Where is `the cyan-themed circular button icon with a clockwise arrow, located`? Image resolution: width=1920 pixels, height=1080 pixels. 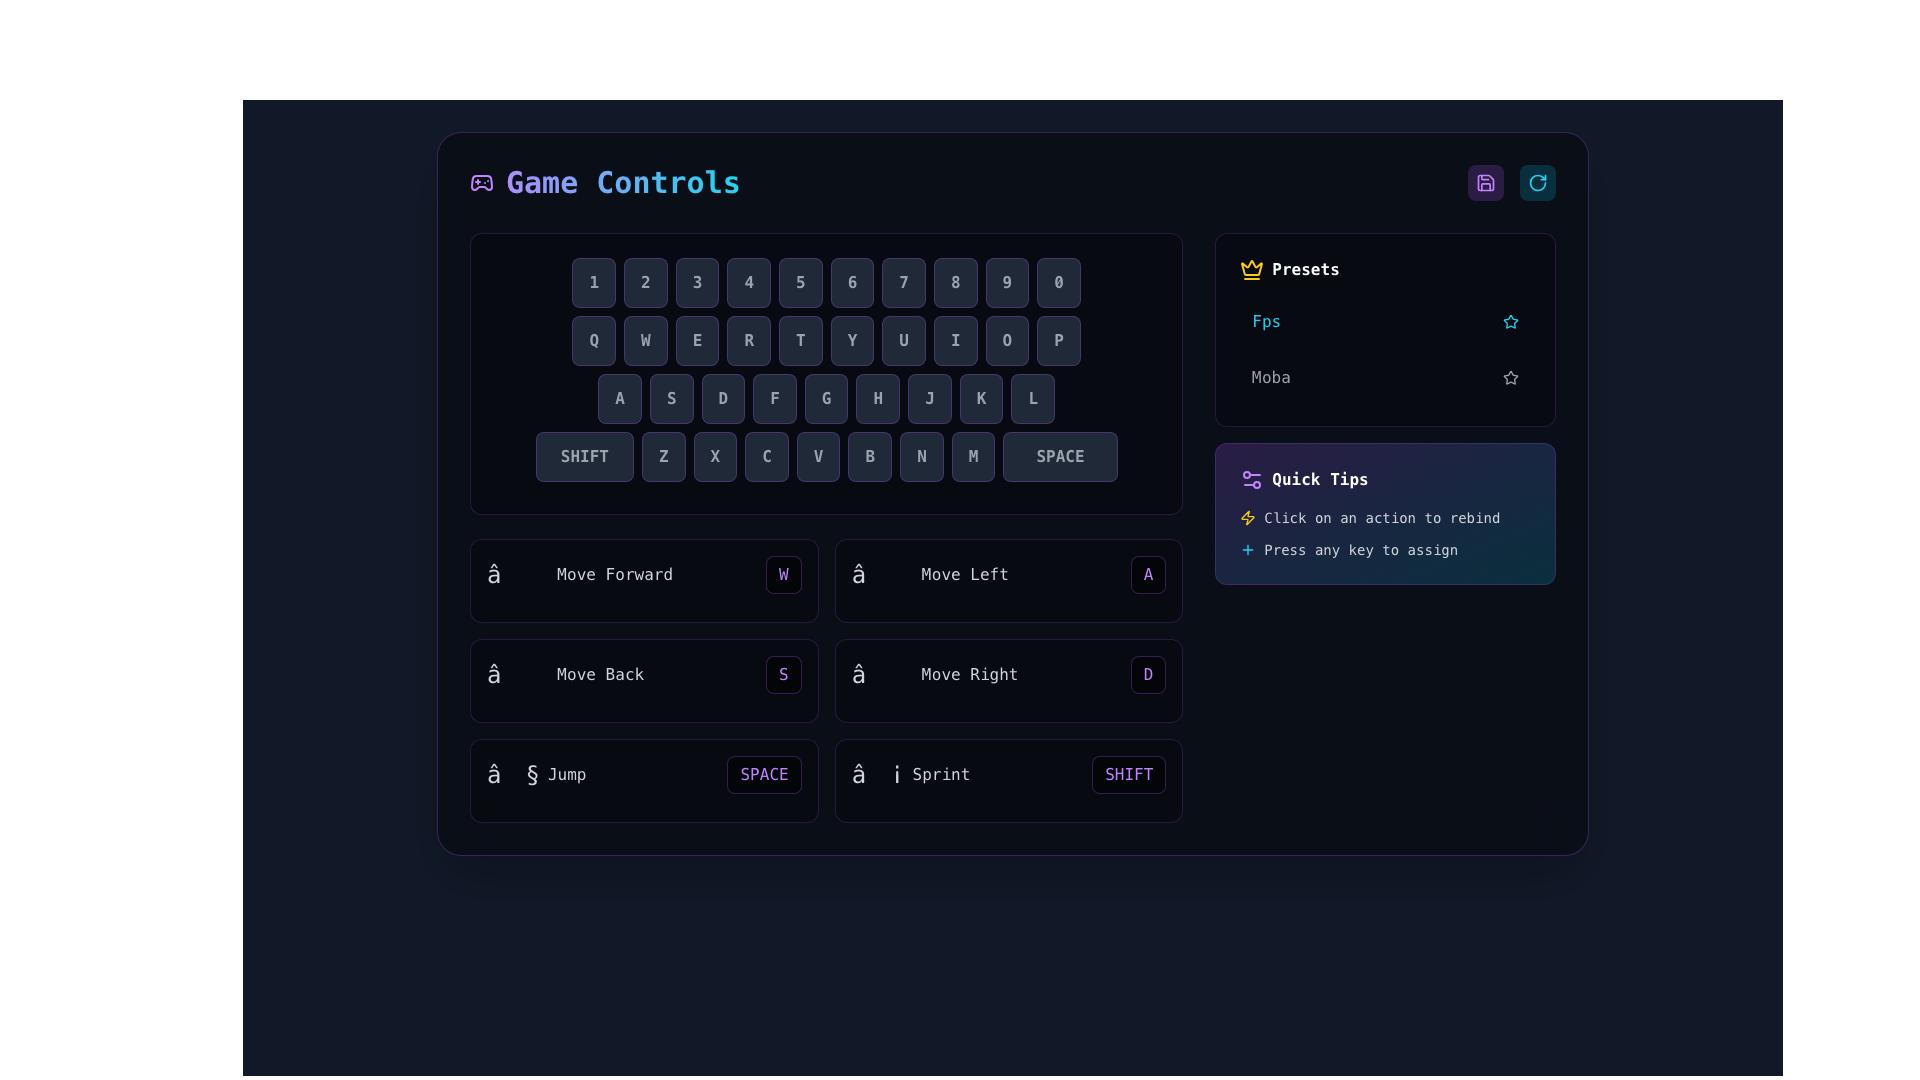 the cyan-themed circular button icon with a clockwise arrow, located is located at coordinates (1536, 182).